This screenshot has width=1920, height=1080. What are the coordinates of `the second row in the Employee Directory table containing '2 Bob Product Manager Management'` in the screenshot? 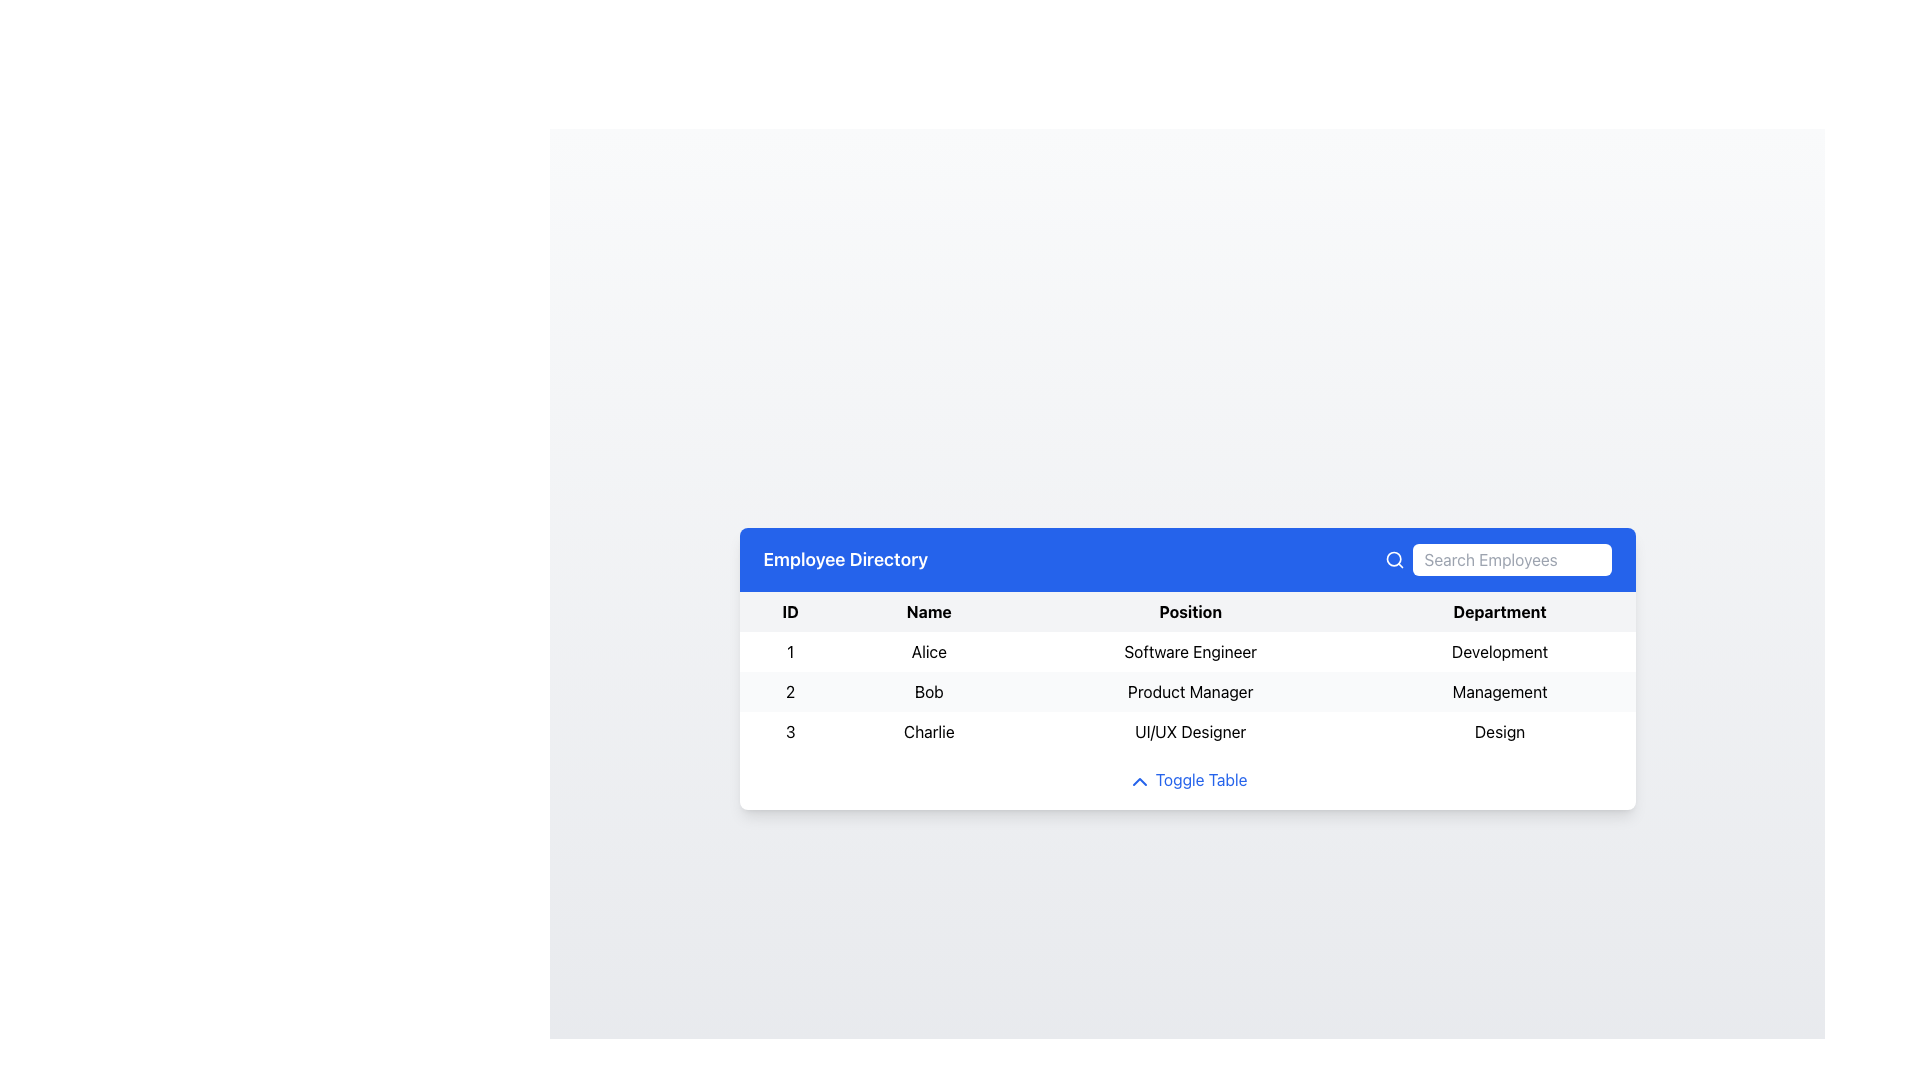 It's located at (1187, 691).